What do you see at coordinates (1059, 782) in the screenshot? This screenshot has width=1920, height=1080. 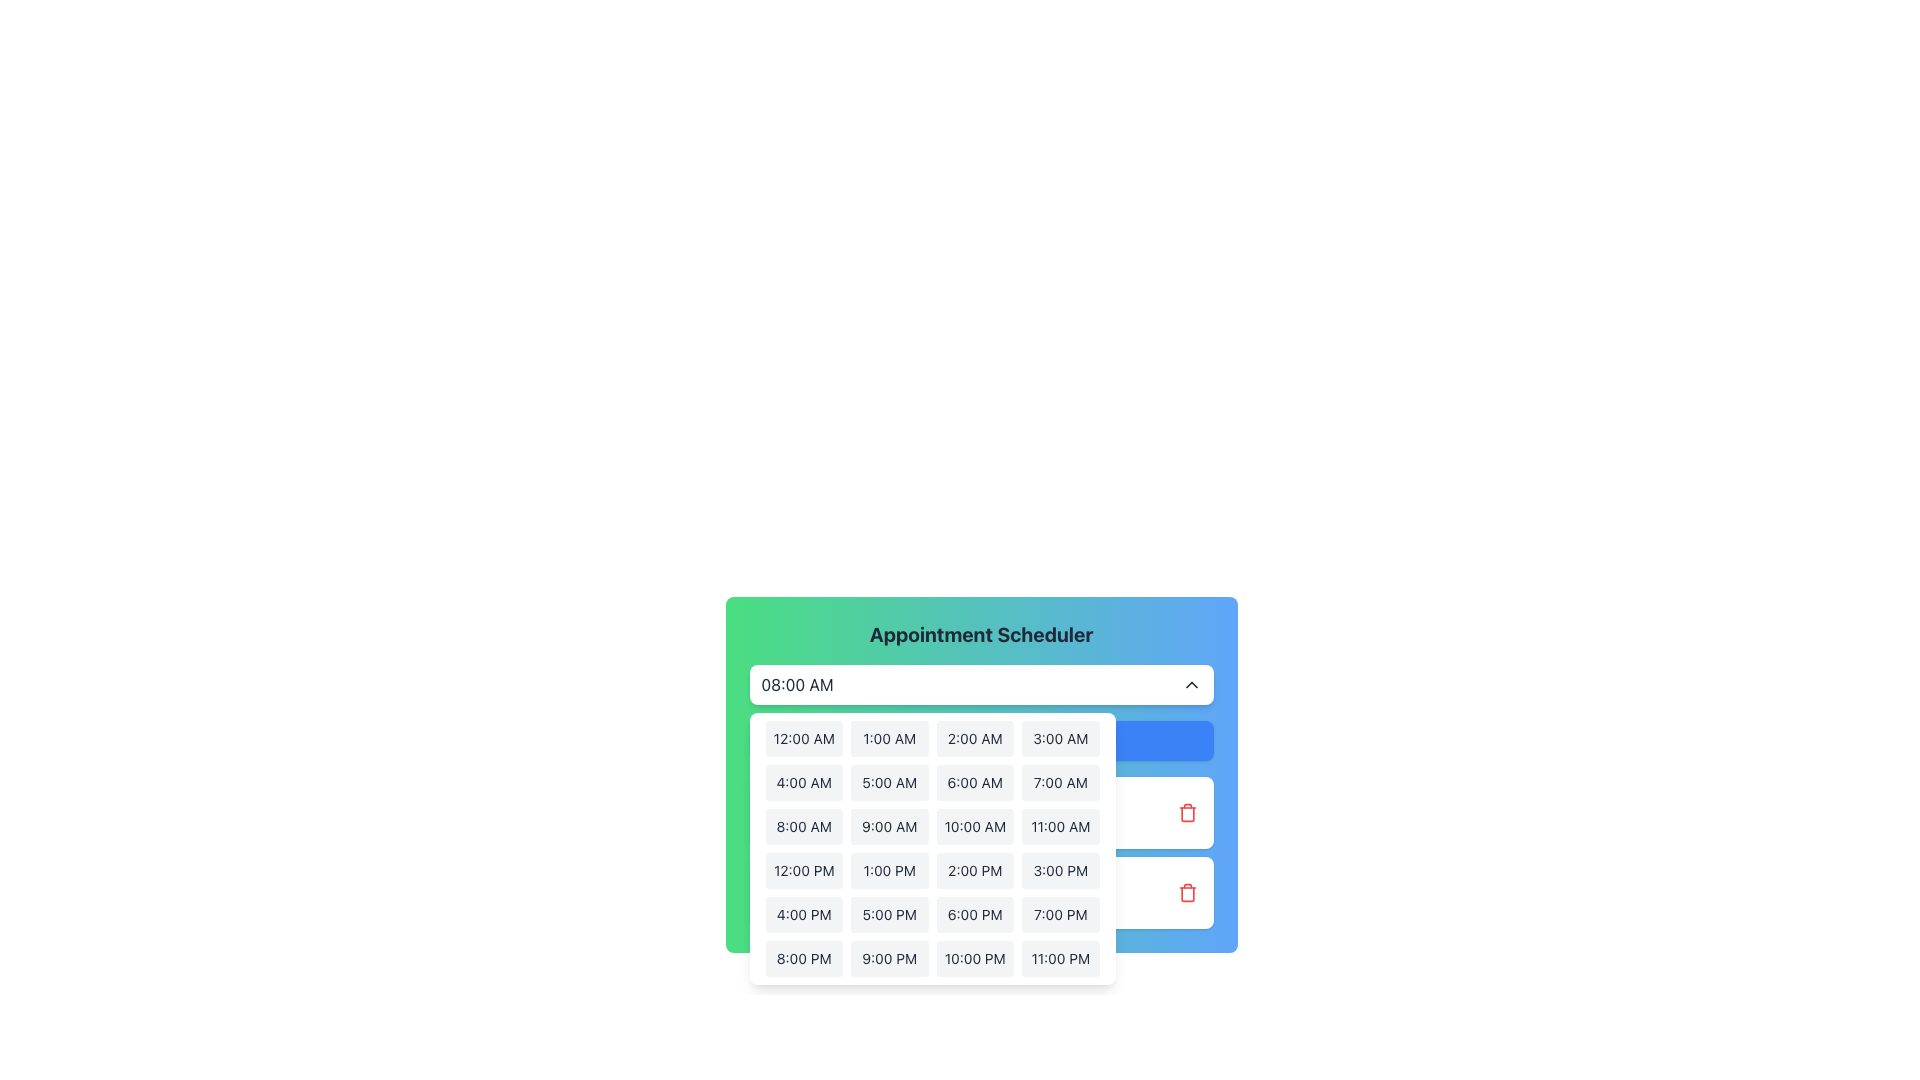 I see `the '7:00 AM' button, which is a rectangular button with a light background and rounded corners located in the second row, fourth column of the time buttons grid` at bounding box center [1059, 782].